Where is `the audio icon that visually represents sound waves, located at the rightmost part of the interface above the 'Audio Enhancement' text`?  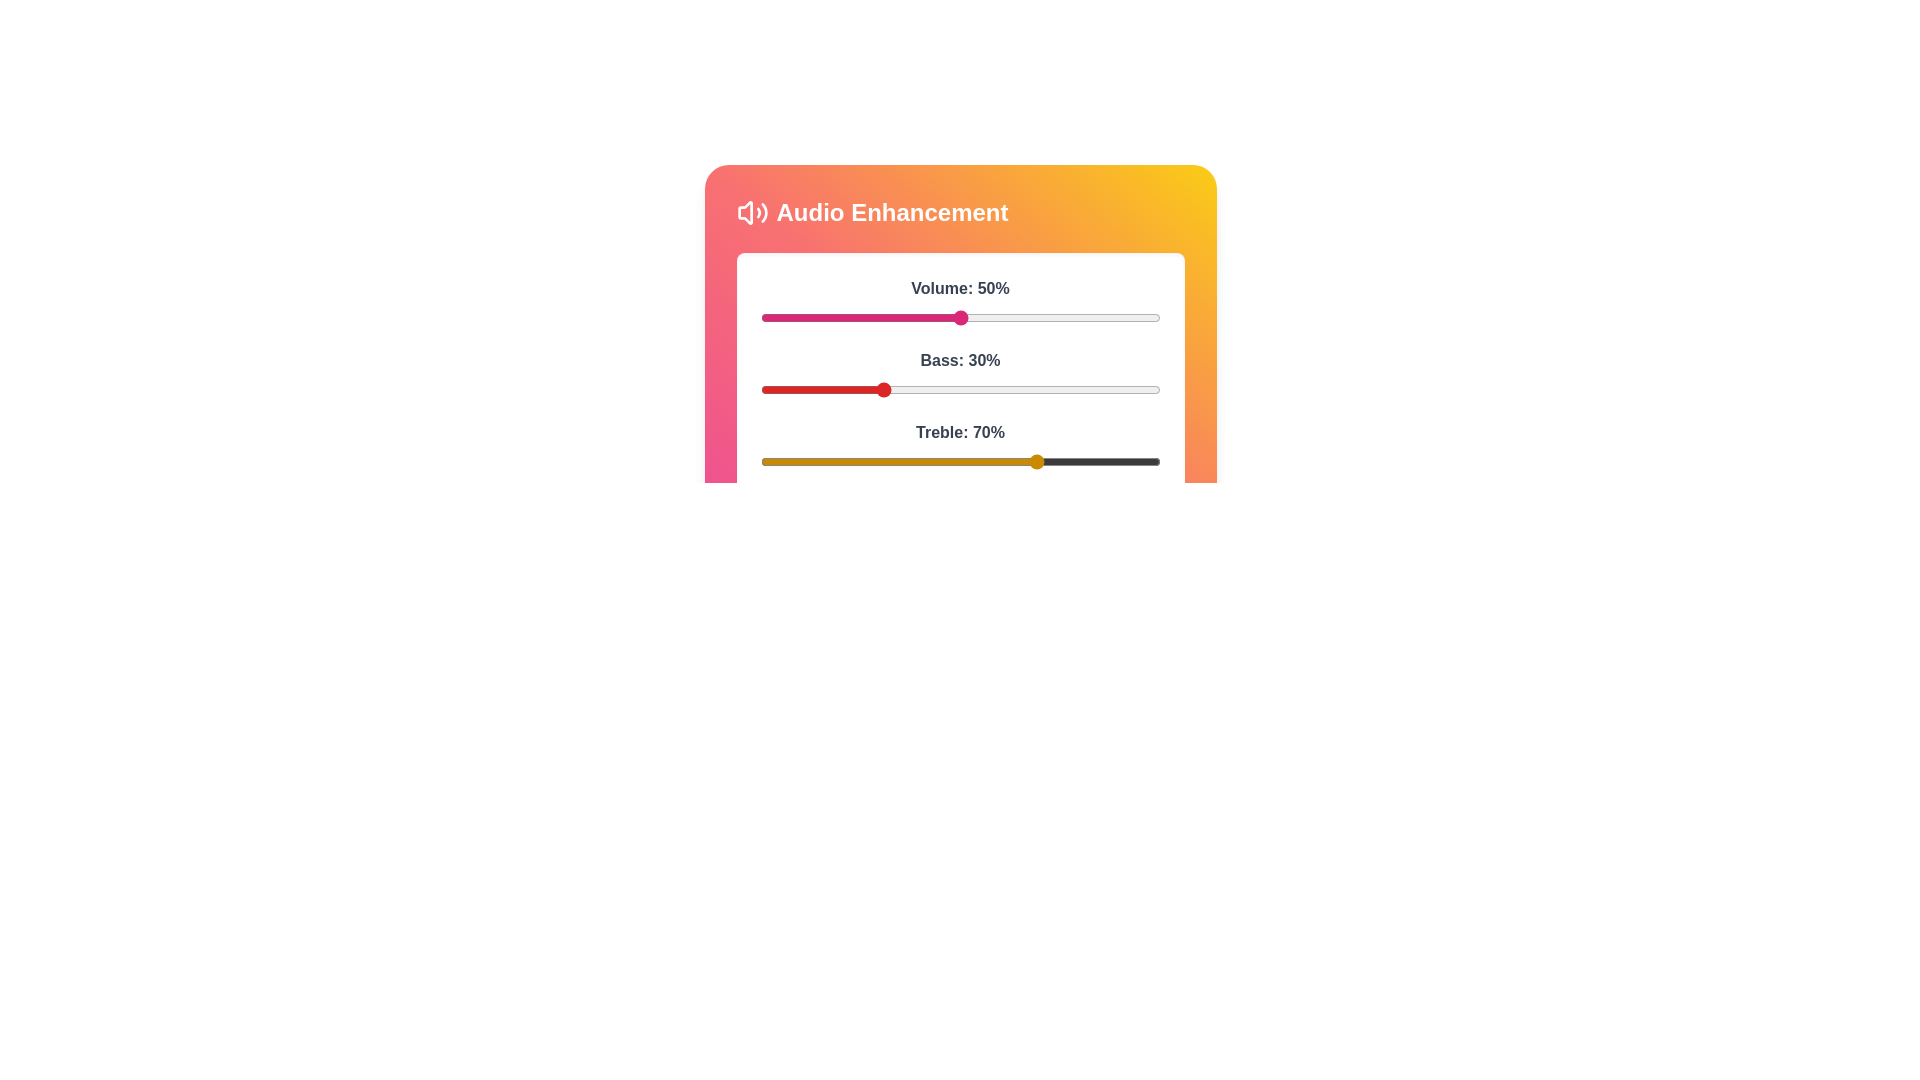
the audio icon that visually represents sound waves, located at the rightmost part of the interface above the 'Audio Enhancement' text is located at coordinates (763, 212).